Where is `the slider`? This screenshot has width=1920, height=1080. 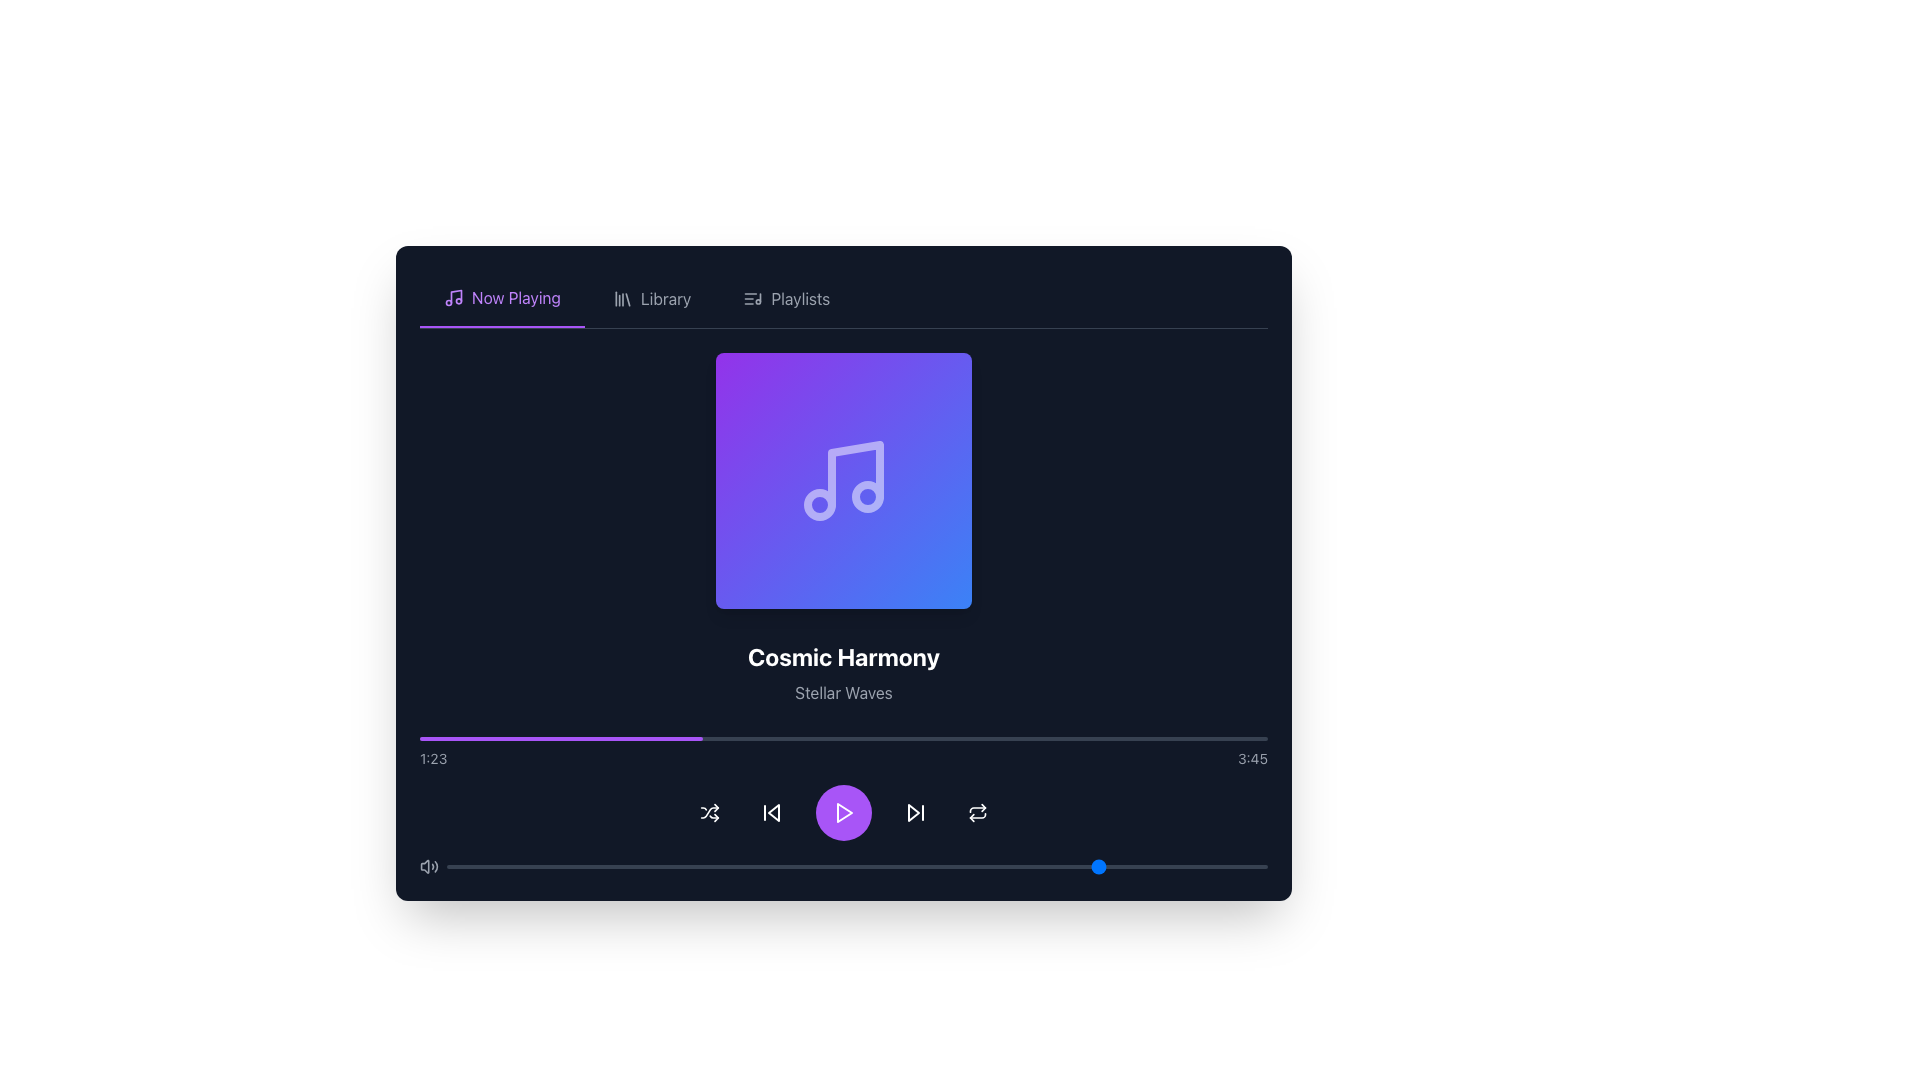
the slider is located at coordinates (1225, 866).